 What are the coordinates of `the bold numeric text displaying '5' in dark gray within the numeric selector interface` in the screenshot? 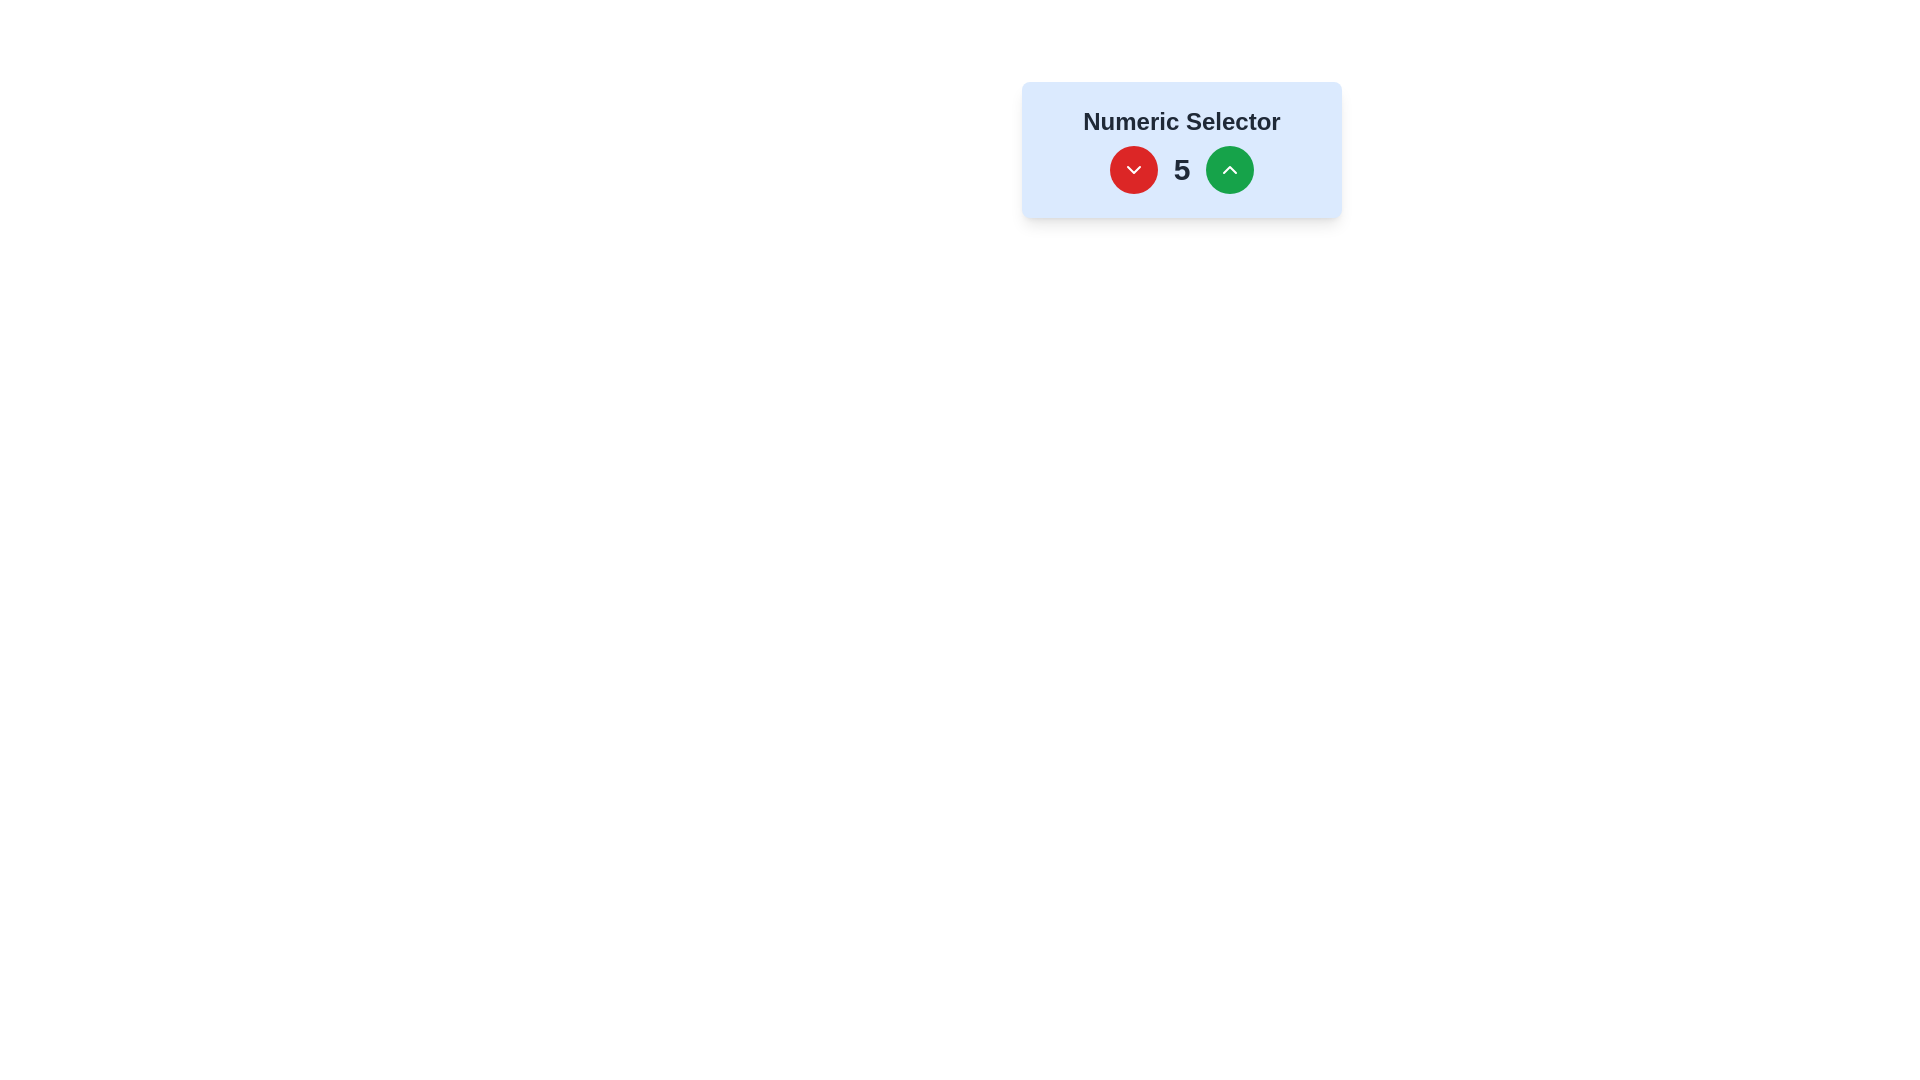 It's located at (1181, 168).